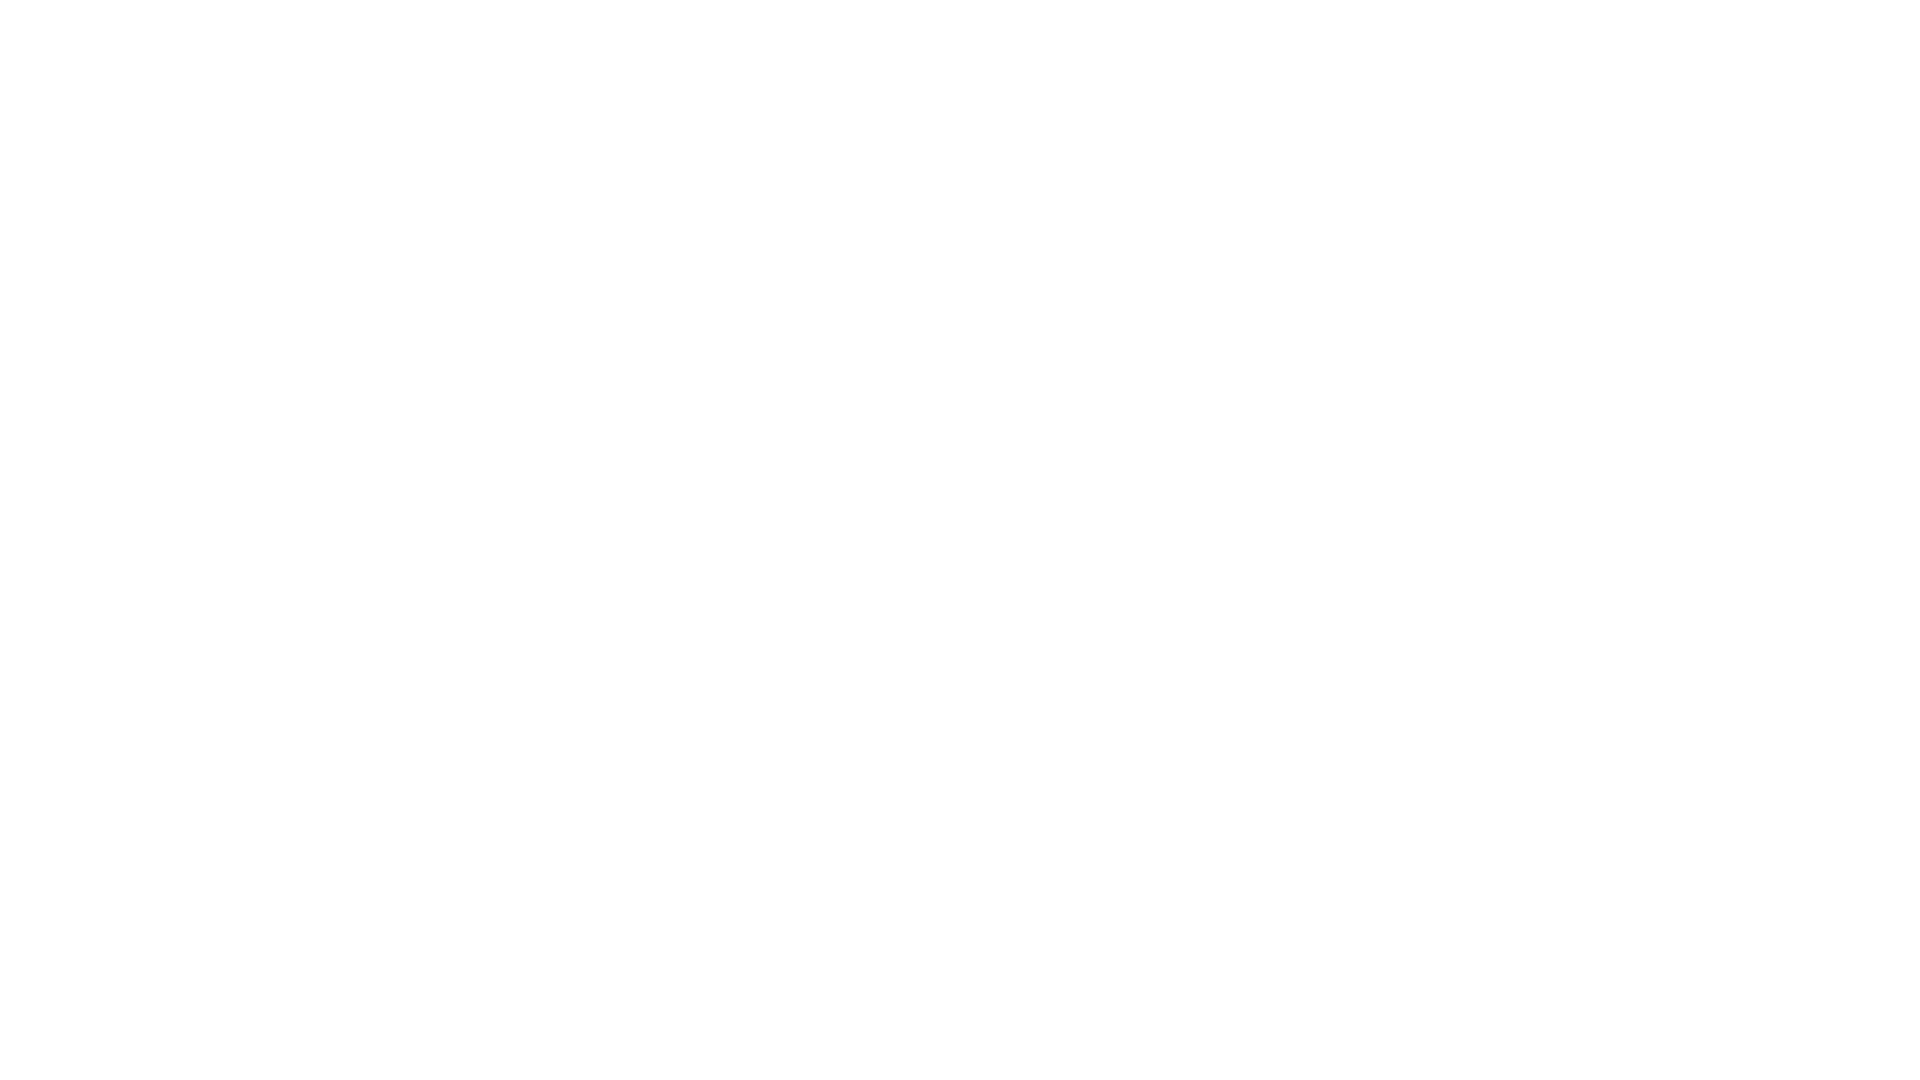  Describe the element at coordinates (68, 22) in the screenshot. I see `divRIOTS` at that location.